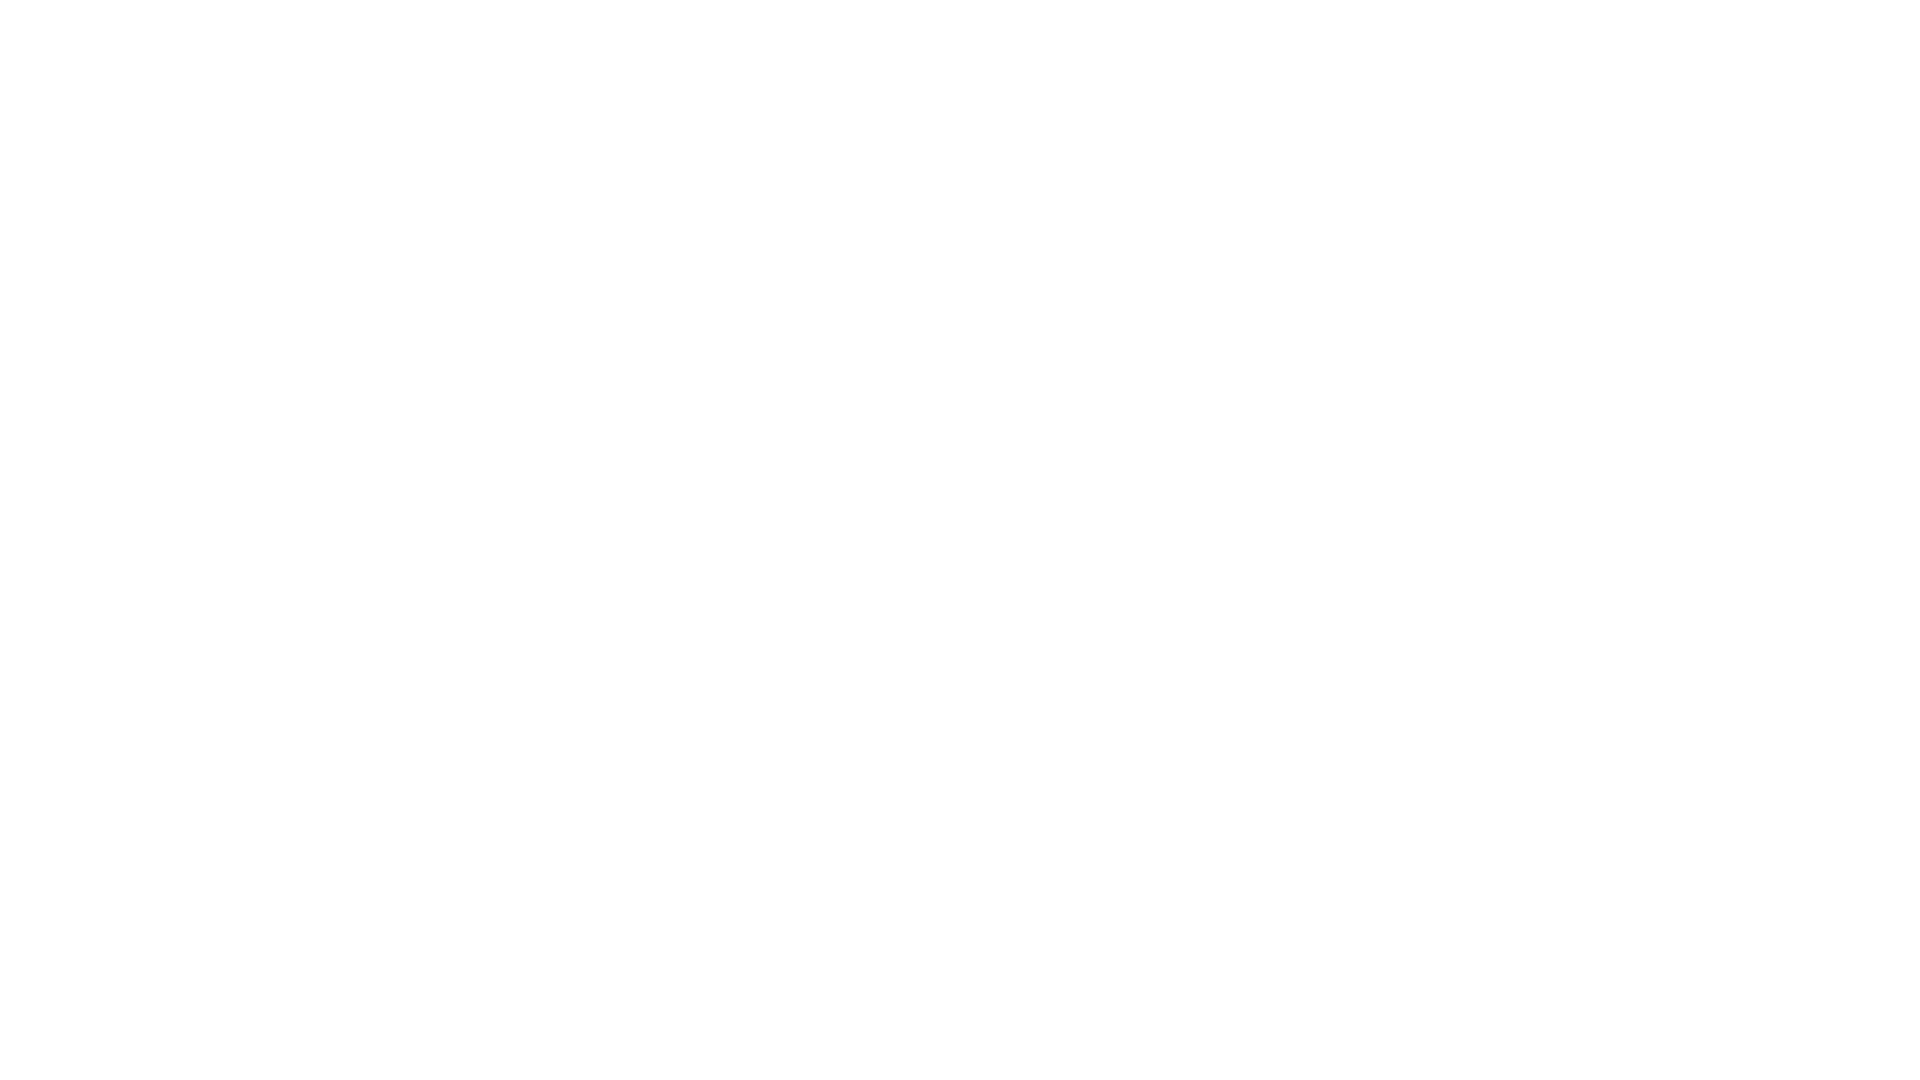  Describe the element at coordinates (68, 22) in the screenshot. I see `divRIOTS` at that location.